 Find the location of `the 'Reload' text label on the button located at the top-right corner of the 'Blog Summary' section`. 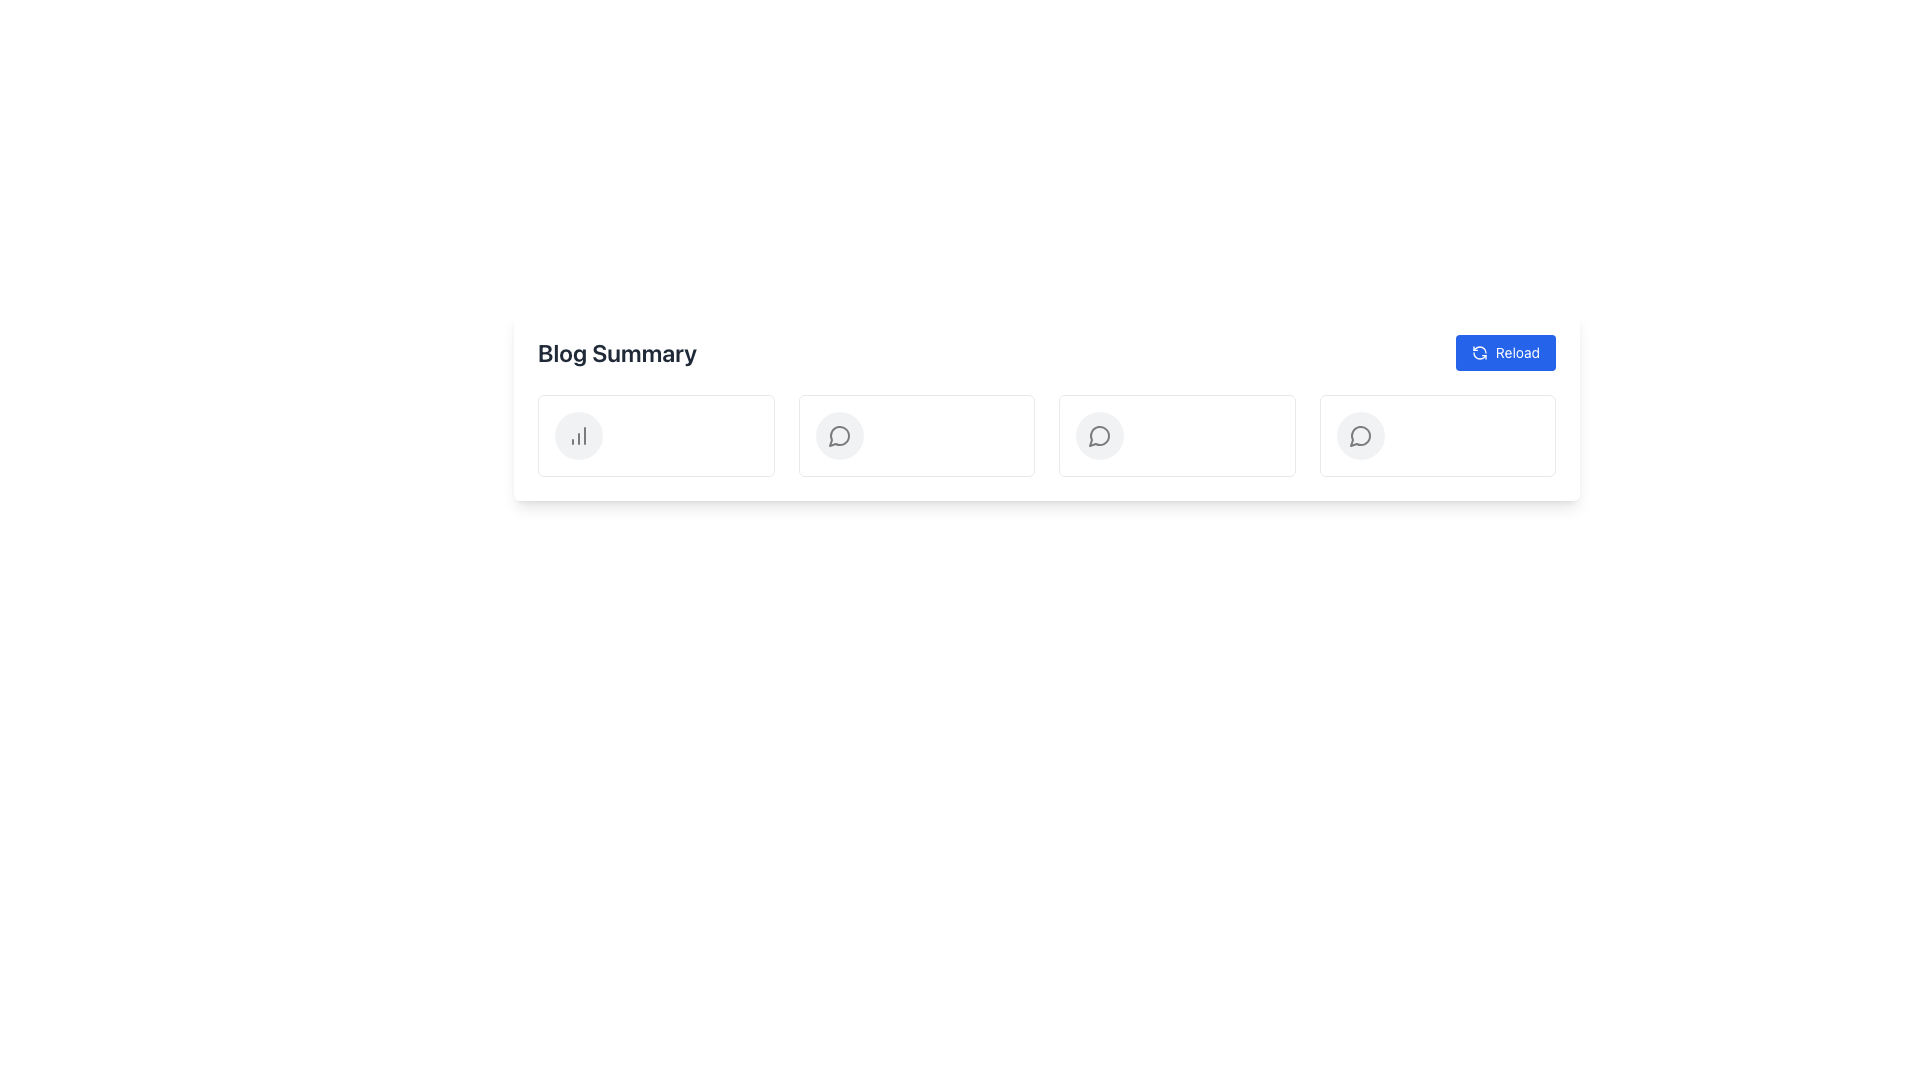

the 'Reload' text label on the button located at the top-right corner of the 'Blog Summary' section is located at coordinates (1517, 352).